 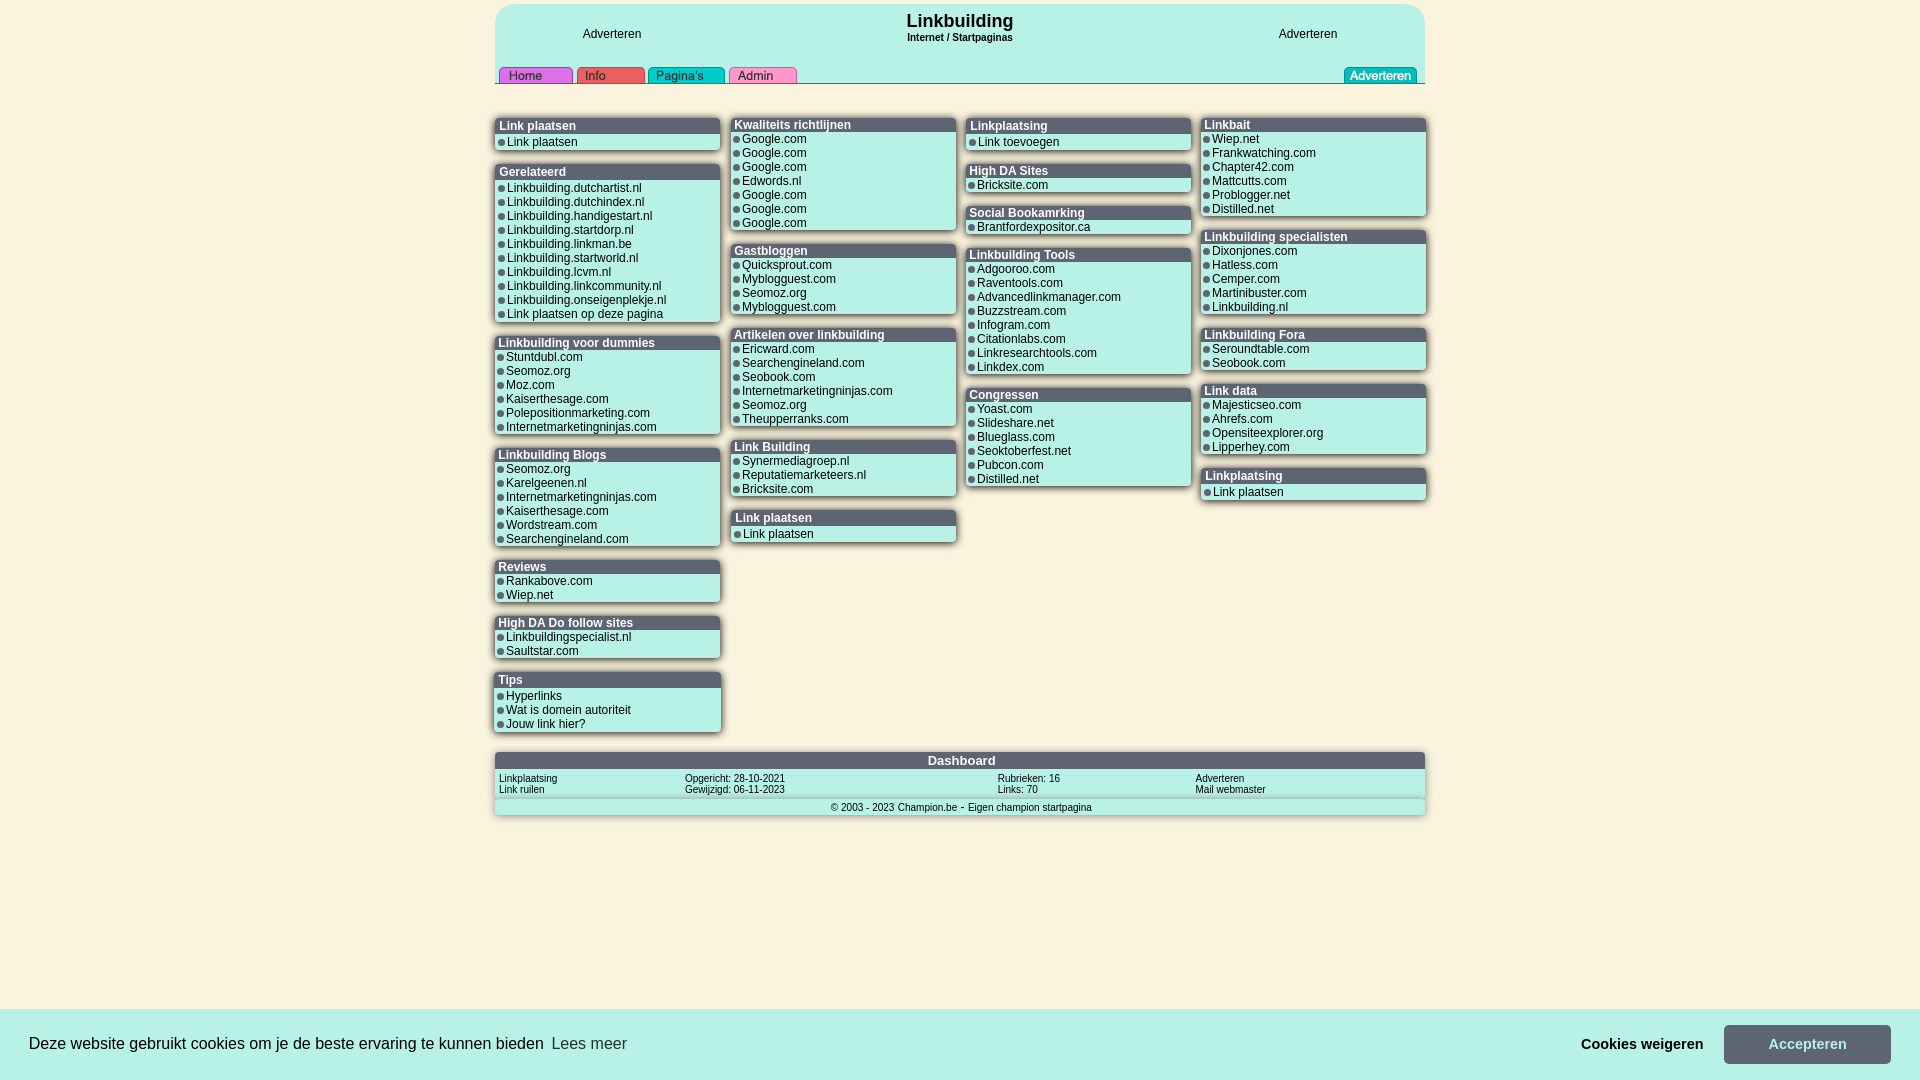 What do you see at coordinates (1241, 418) in the screenshot?
I see `'Ahrefs.com'` at bounding box center [1241, 418].